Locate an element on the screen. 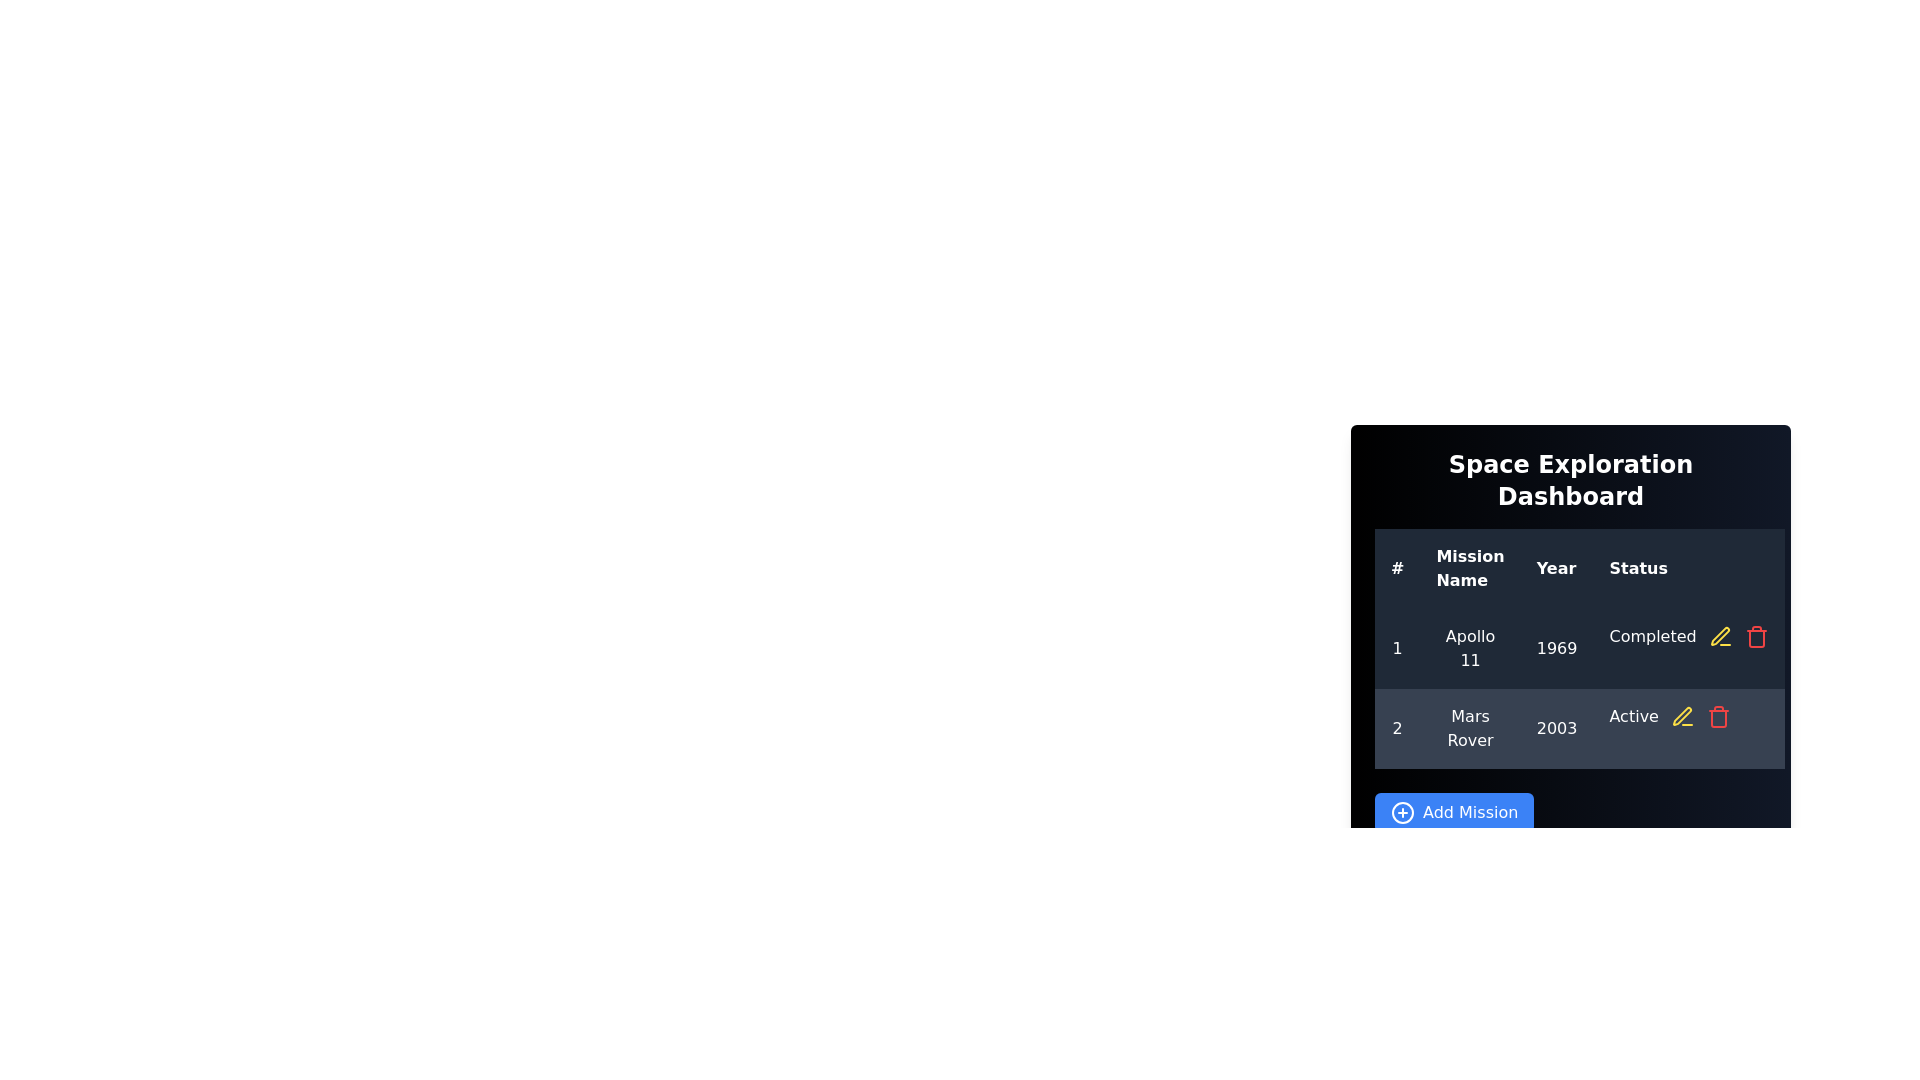 Image resolution: width=1920 pixels, height=1080 pixels. the 'Mission Name' table header cell, which is the second column header in the table, centrally aligned in the vertical direction is located at coordinates (1470, 569).